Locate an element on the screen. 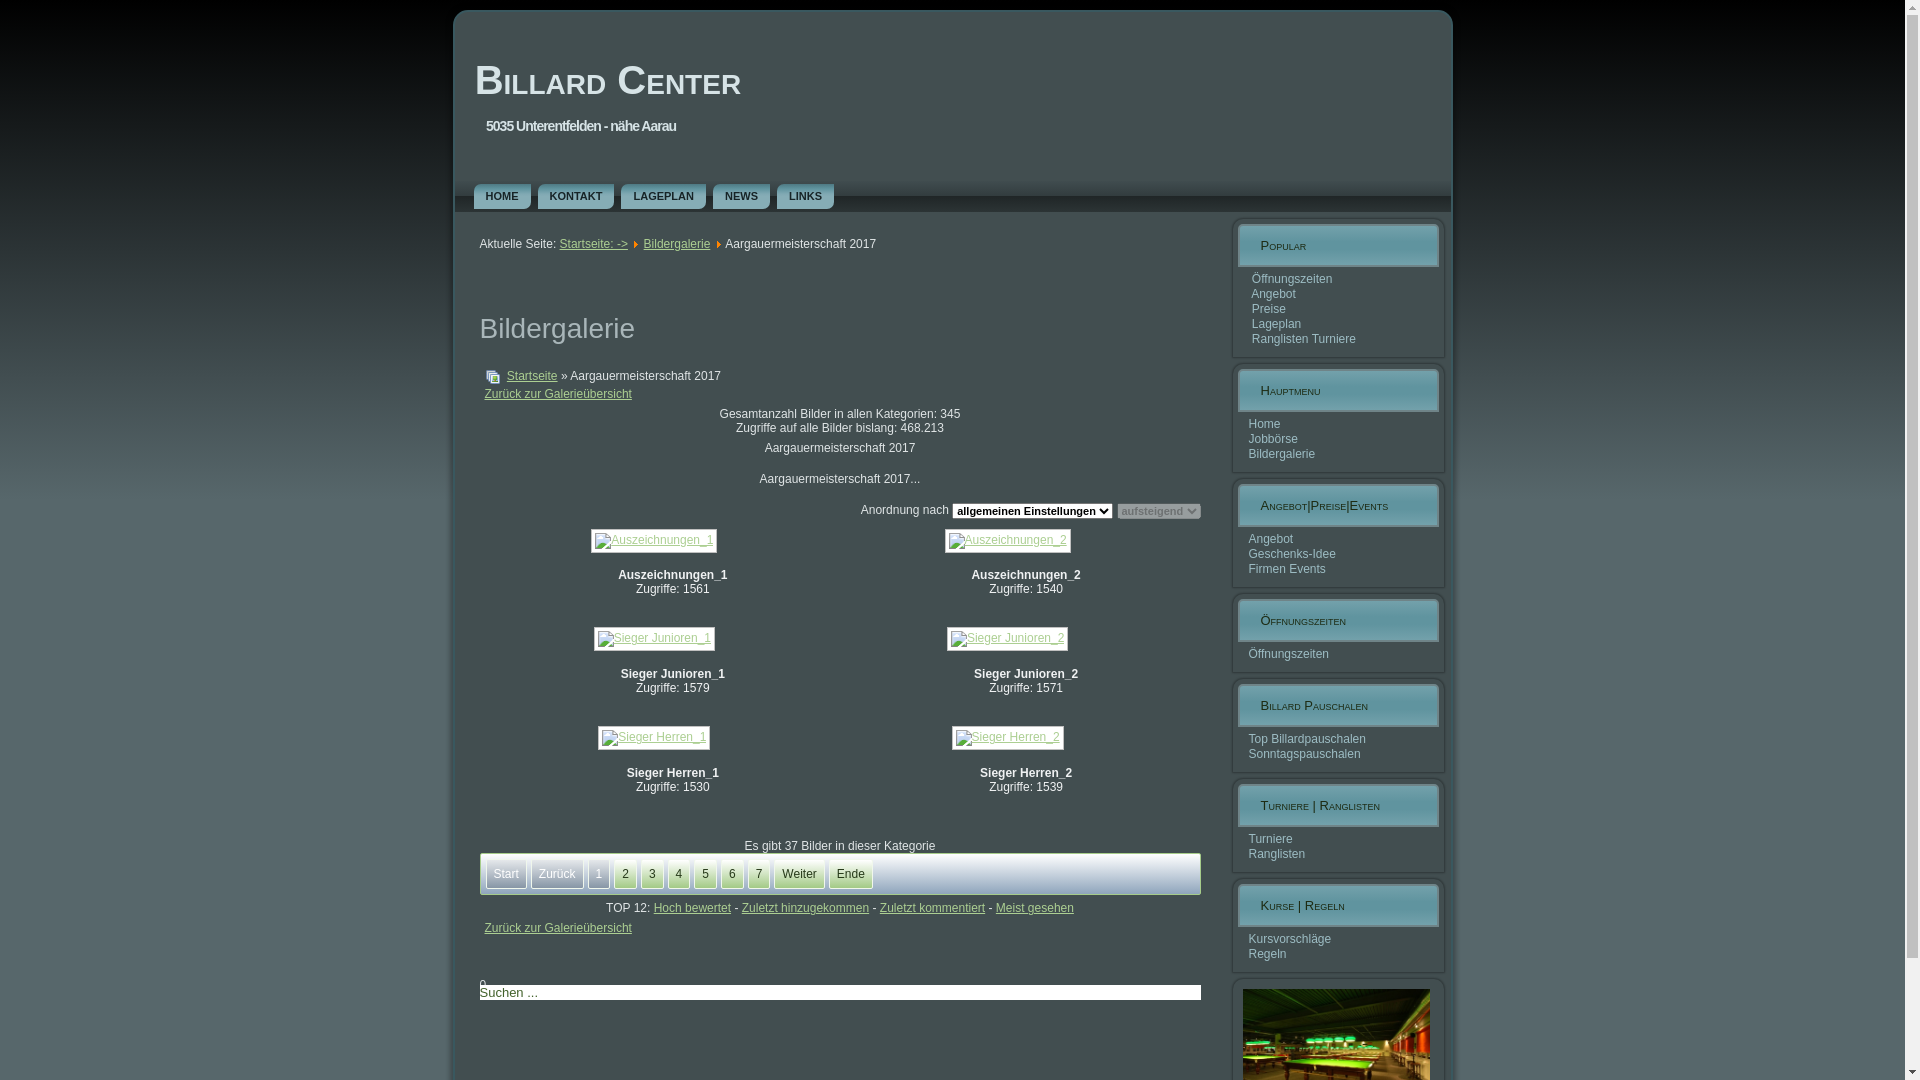  'HOME' is located at coordinates (502, 196).